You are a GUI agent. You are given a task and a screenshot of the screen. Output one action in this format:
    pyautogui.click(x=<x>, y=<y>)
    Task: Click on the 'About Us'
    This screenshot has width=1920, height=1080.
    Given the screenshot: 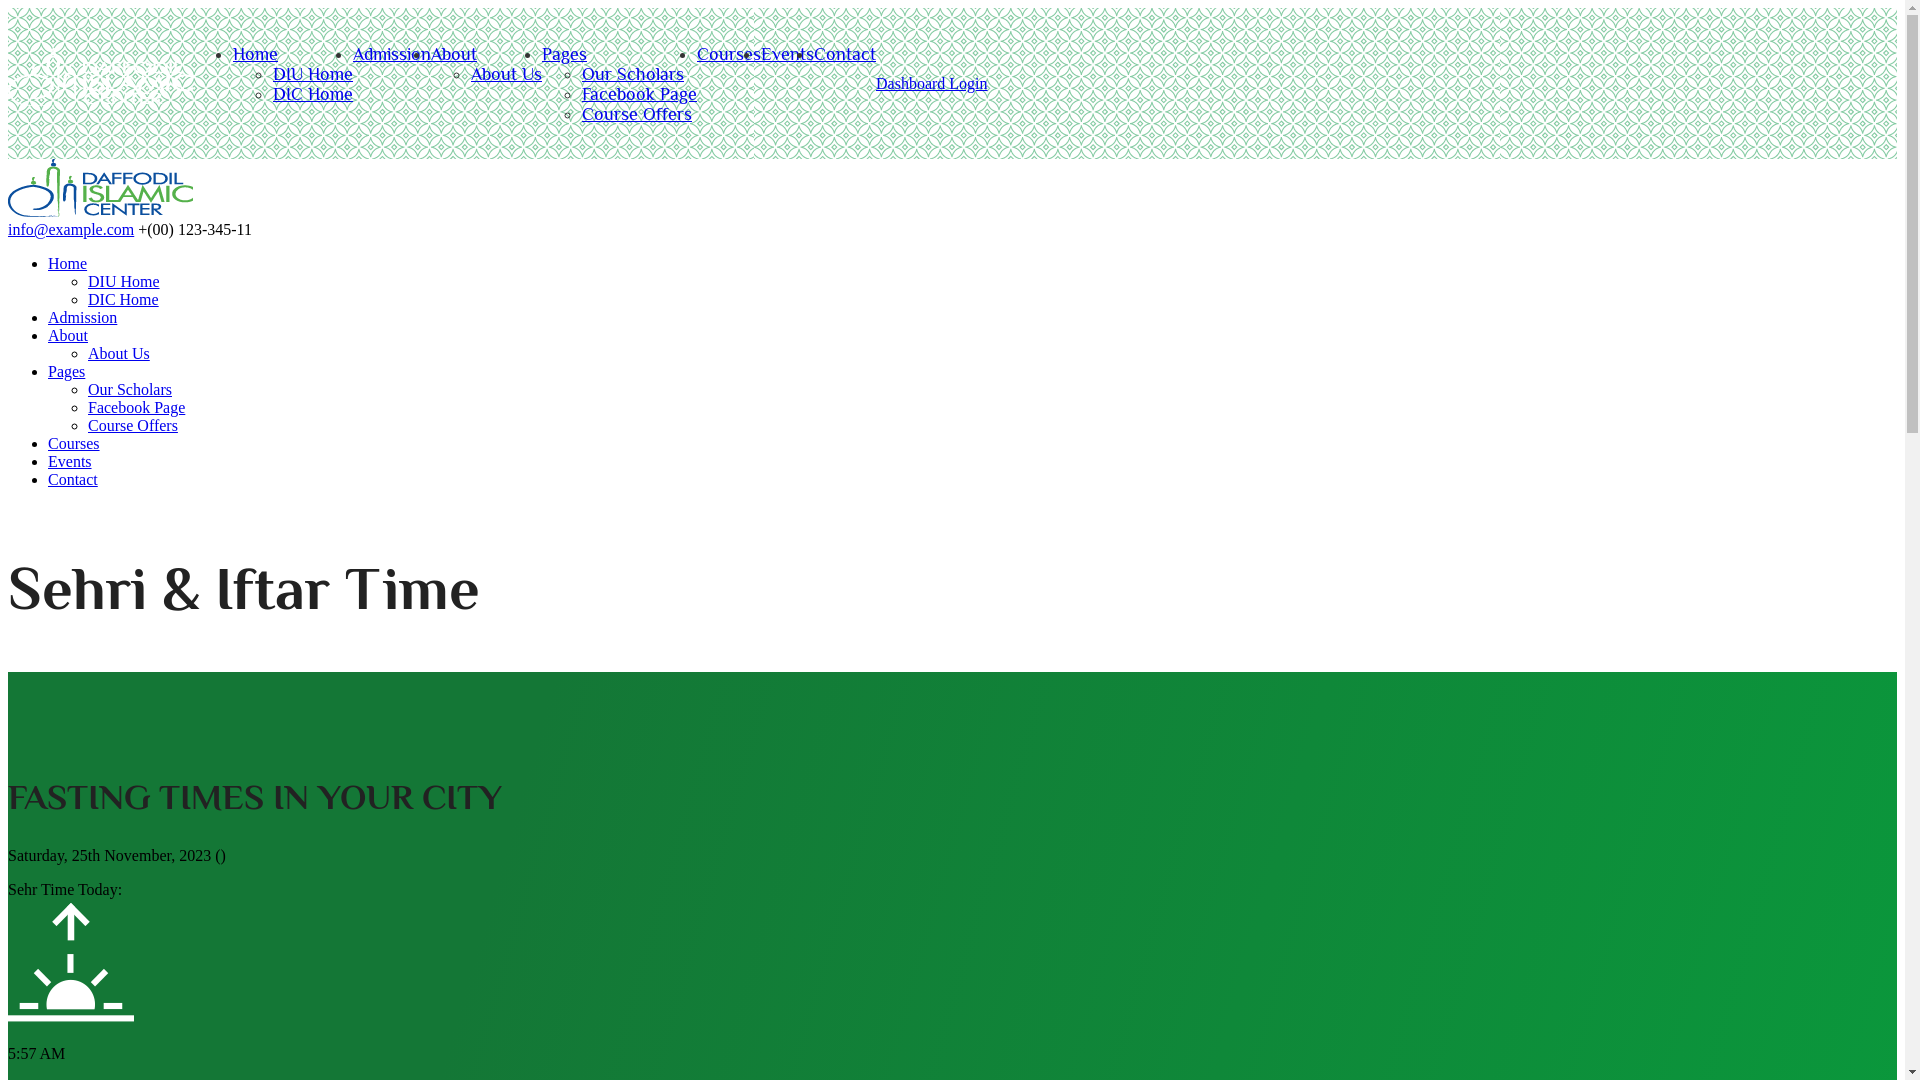 What is the action you would take?
    pyautogui.click(x=469, y=72)
    